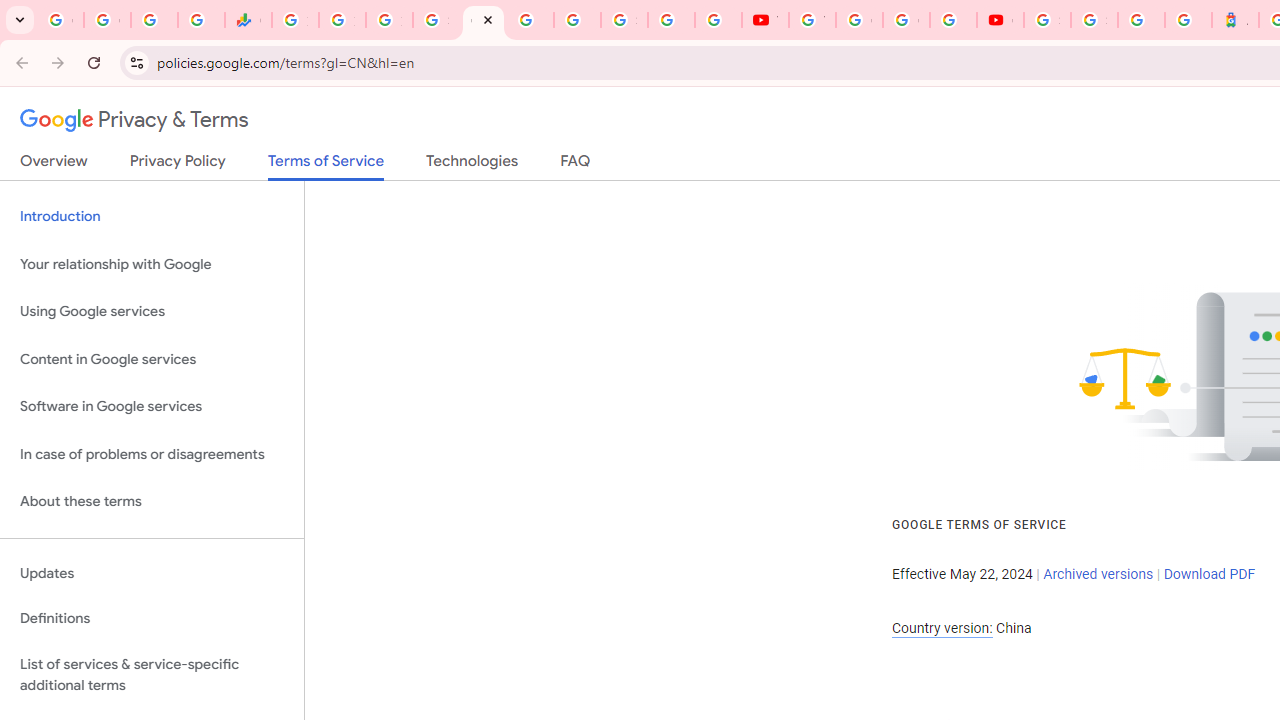 This screenshot has height=720, width=1280. What do you see at coordinates (151, 454) in the screenshot?
I see `'In case of problems or disagreements'` at bounding box center [151, 454].